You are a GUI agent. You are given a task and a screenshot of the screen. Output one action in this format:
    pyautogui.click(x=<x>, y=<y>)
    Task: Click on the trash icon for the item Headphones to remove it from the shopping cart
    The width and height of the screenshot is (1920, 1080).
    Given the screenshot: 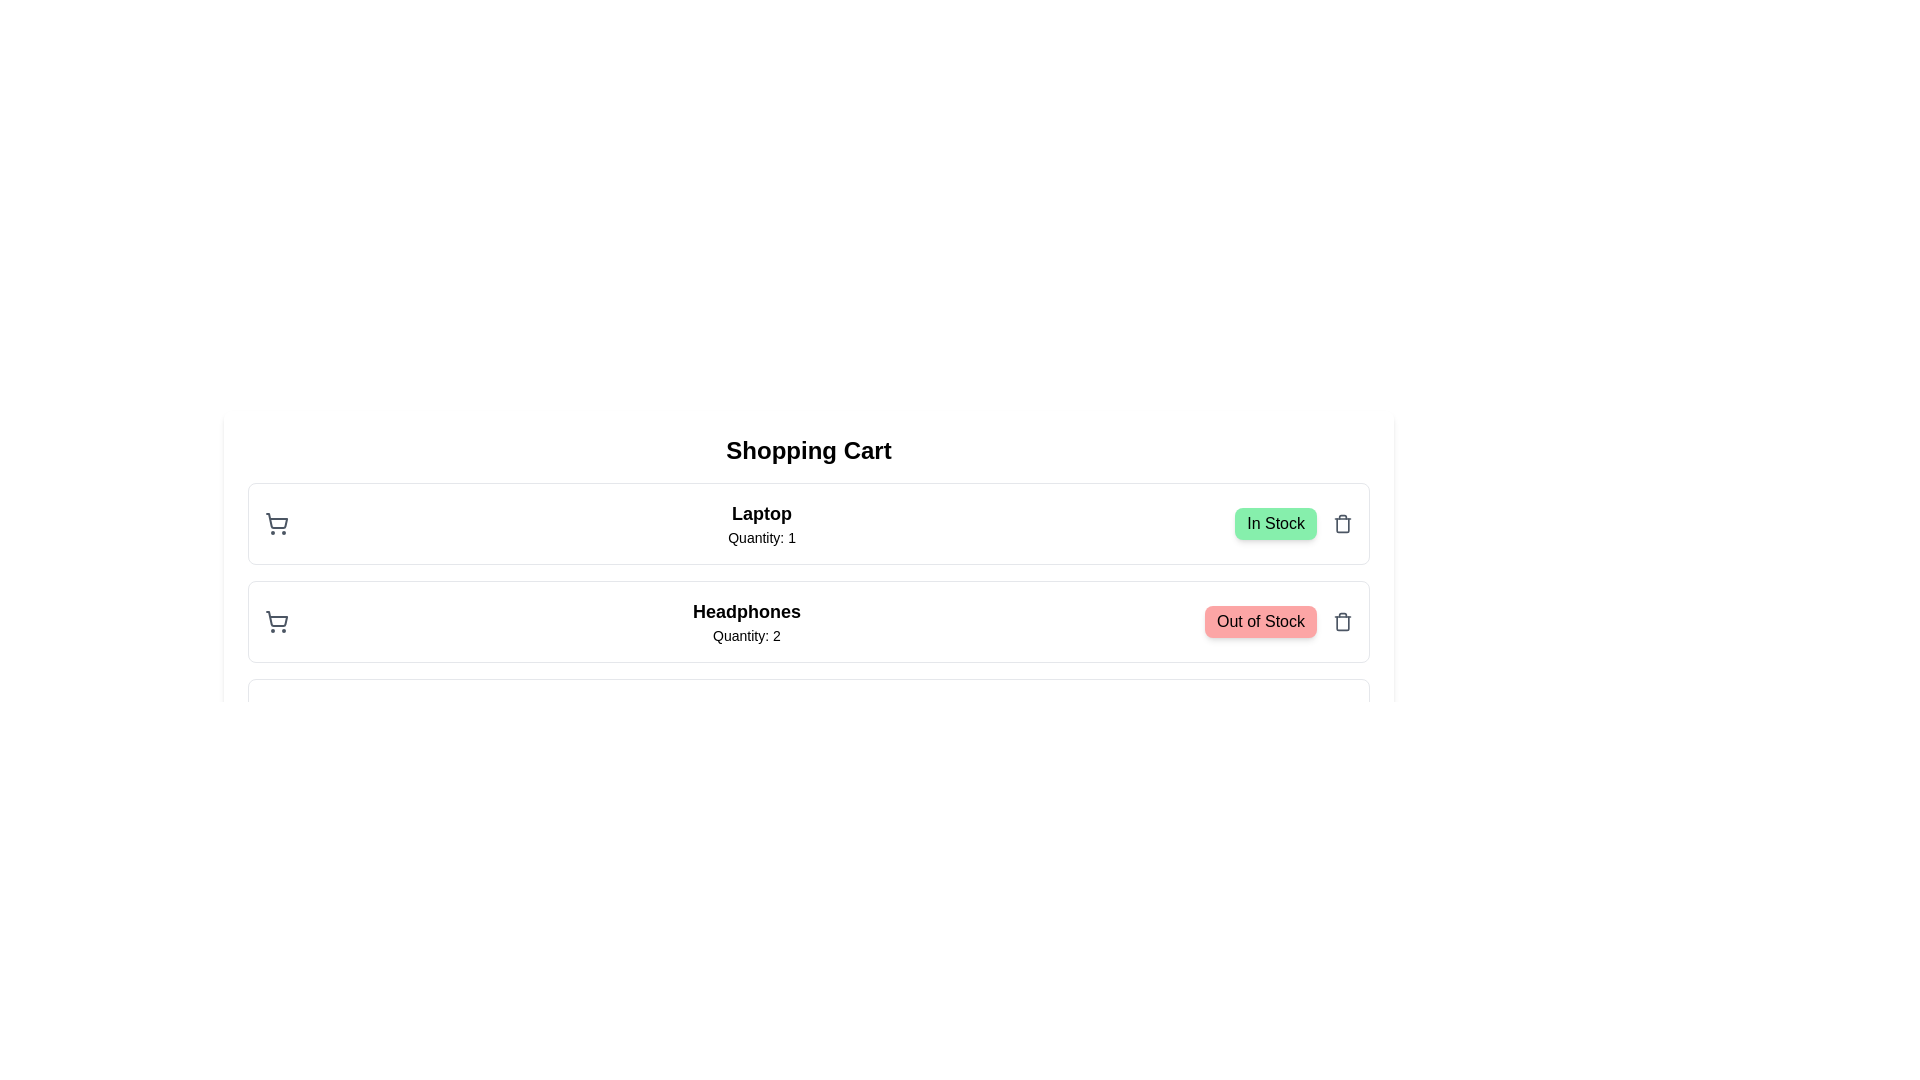 What is the action you would take?
    pyautogui.click(x=1343, y=620)
    